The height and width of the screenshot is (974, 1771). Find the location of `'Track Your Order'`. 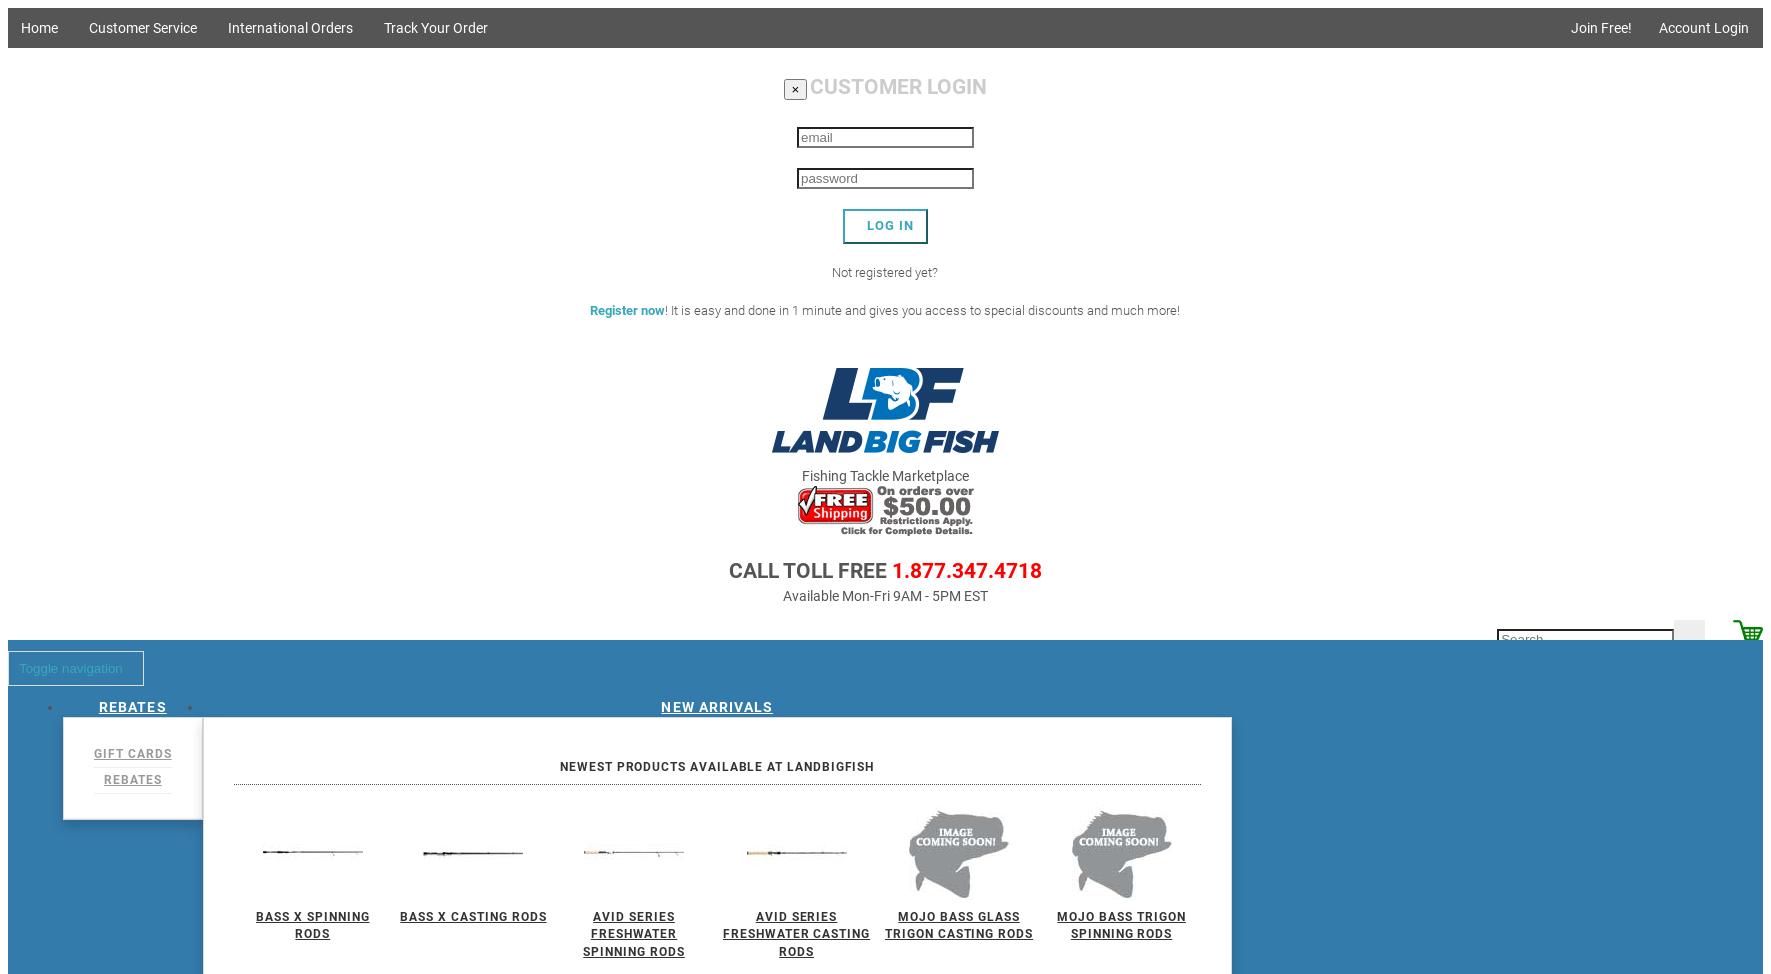

'Track Your Order' is located at coordinates (434, 27).